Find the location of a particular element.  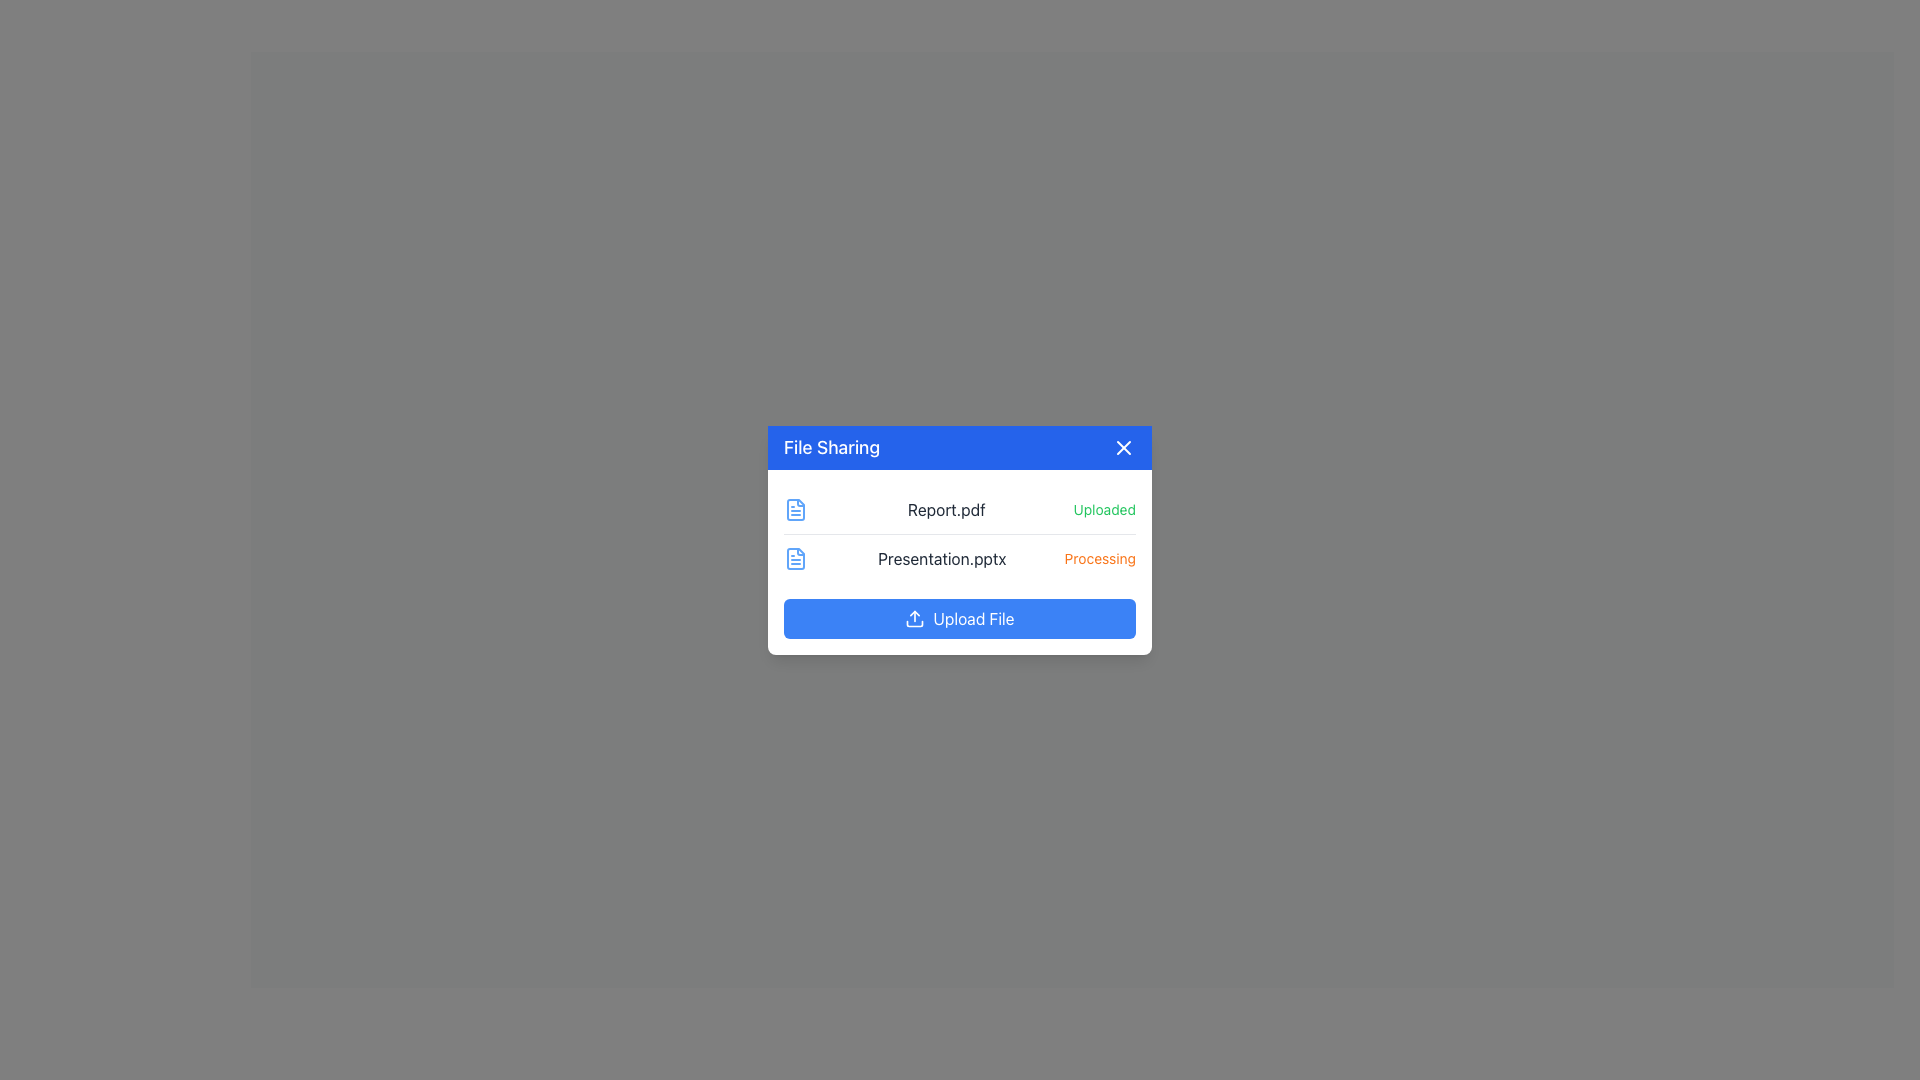

the 'Processing' label, which indicates the status of the file 'Presentation.pptx' in the file sharing dialog is located at coordinates (1099, 558).